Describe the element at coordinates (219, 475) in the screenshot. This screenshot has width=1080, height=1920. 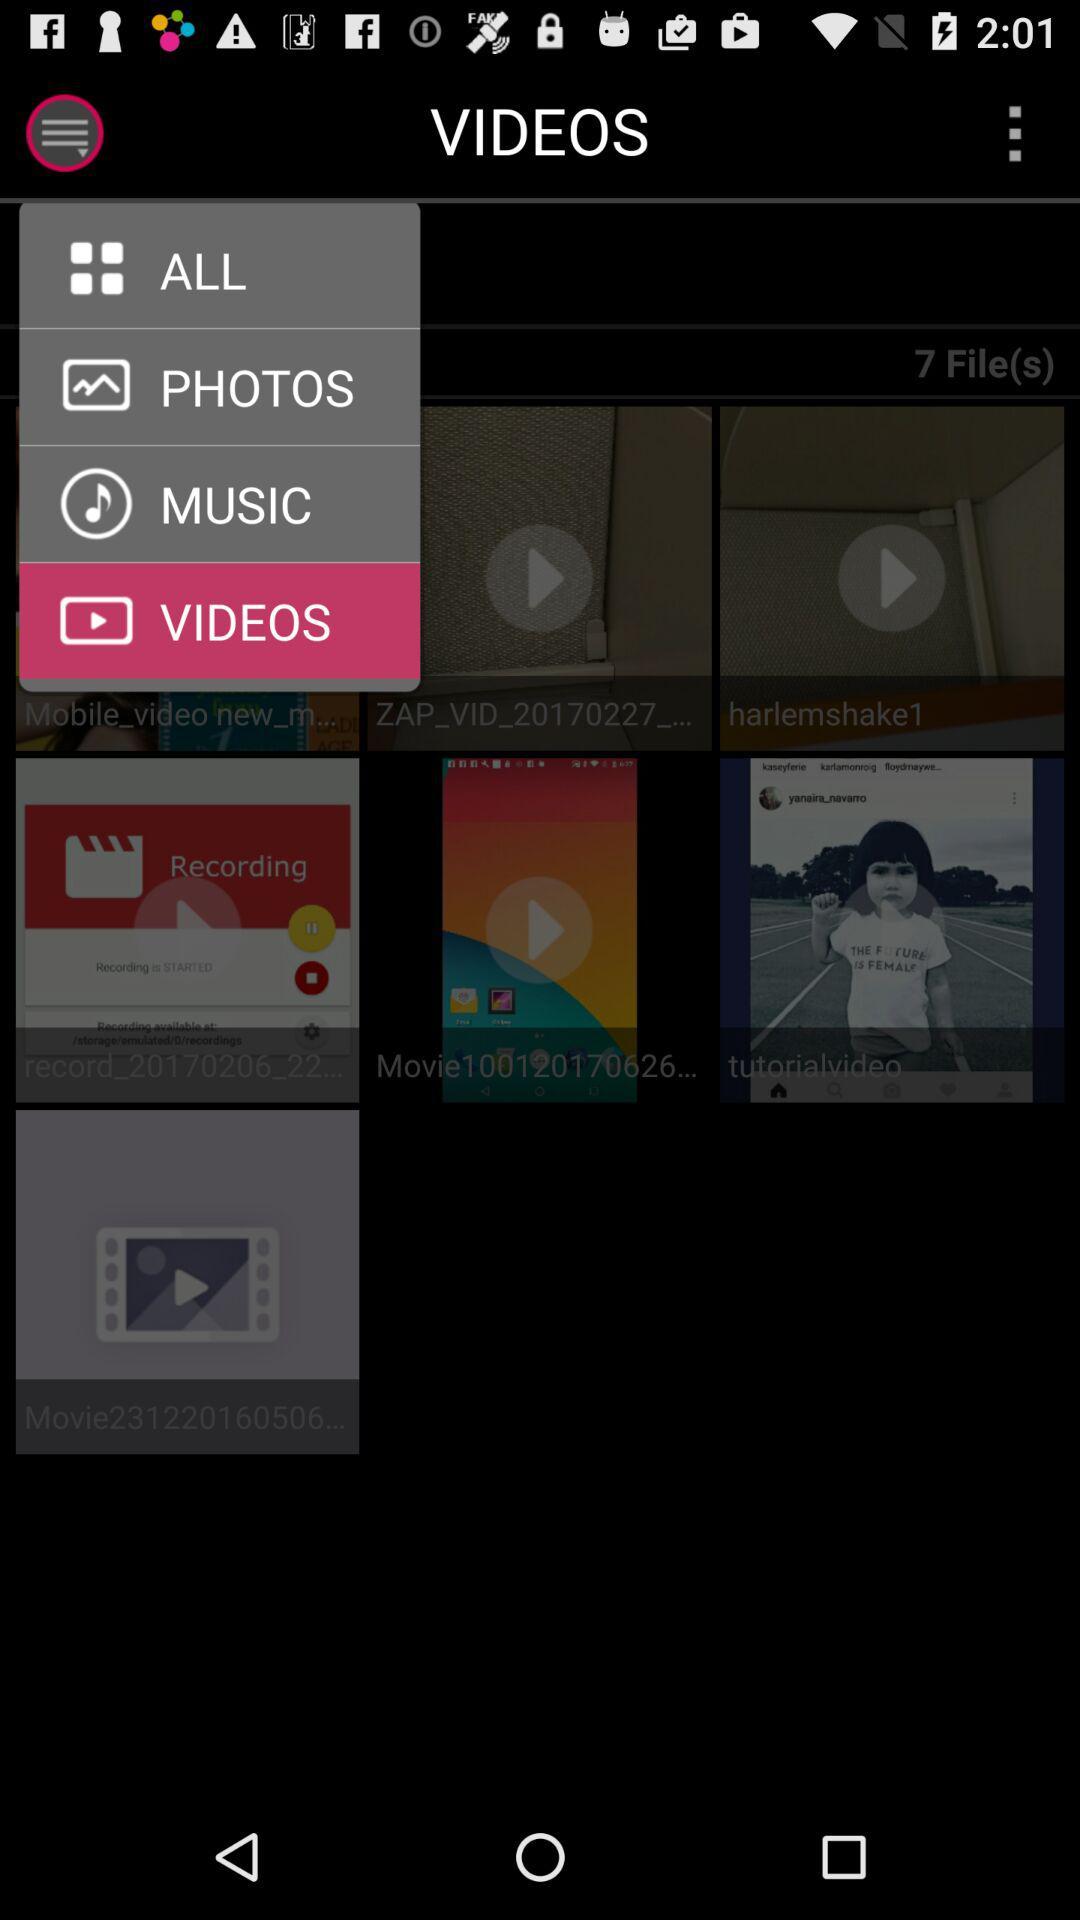
I see `the arrow_forward icon` at that location.